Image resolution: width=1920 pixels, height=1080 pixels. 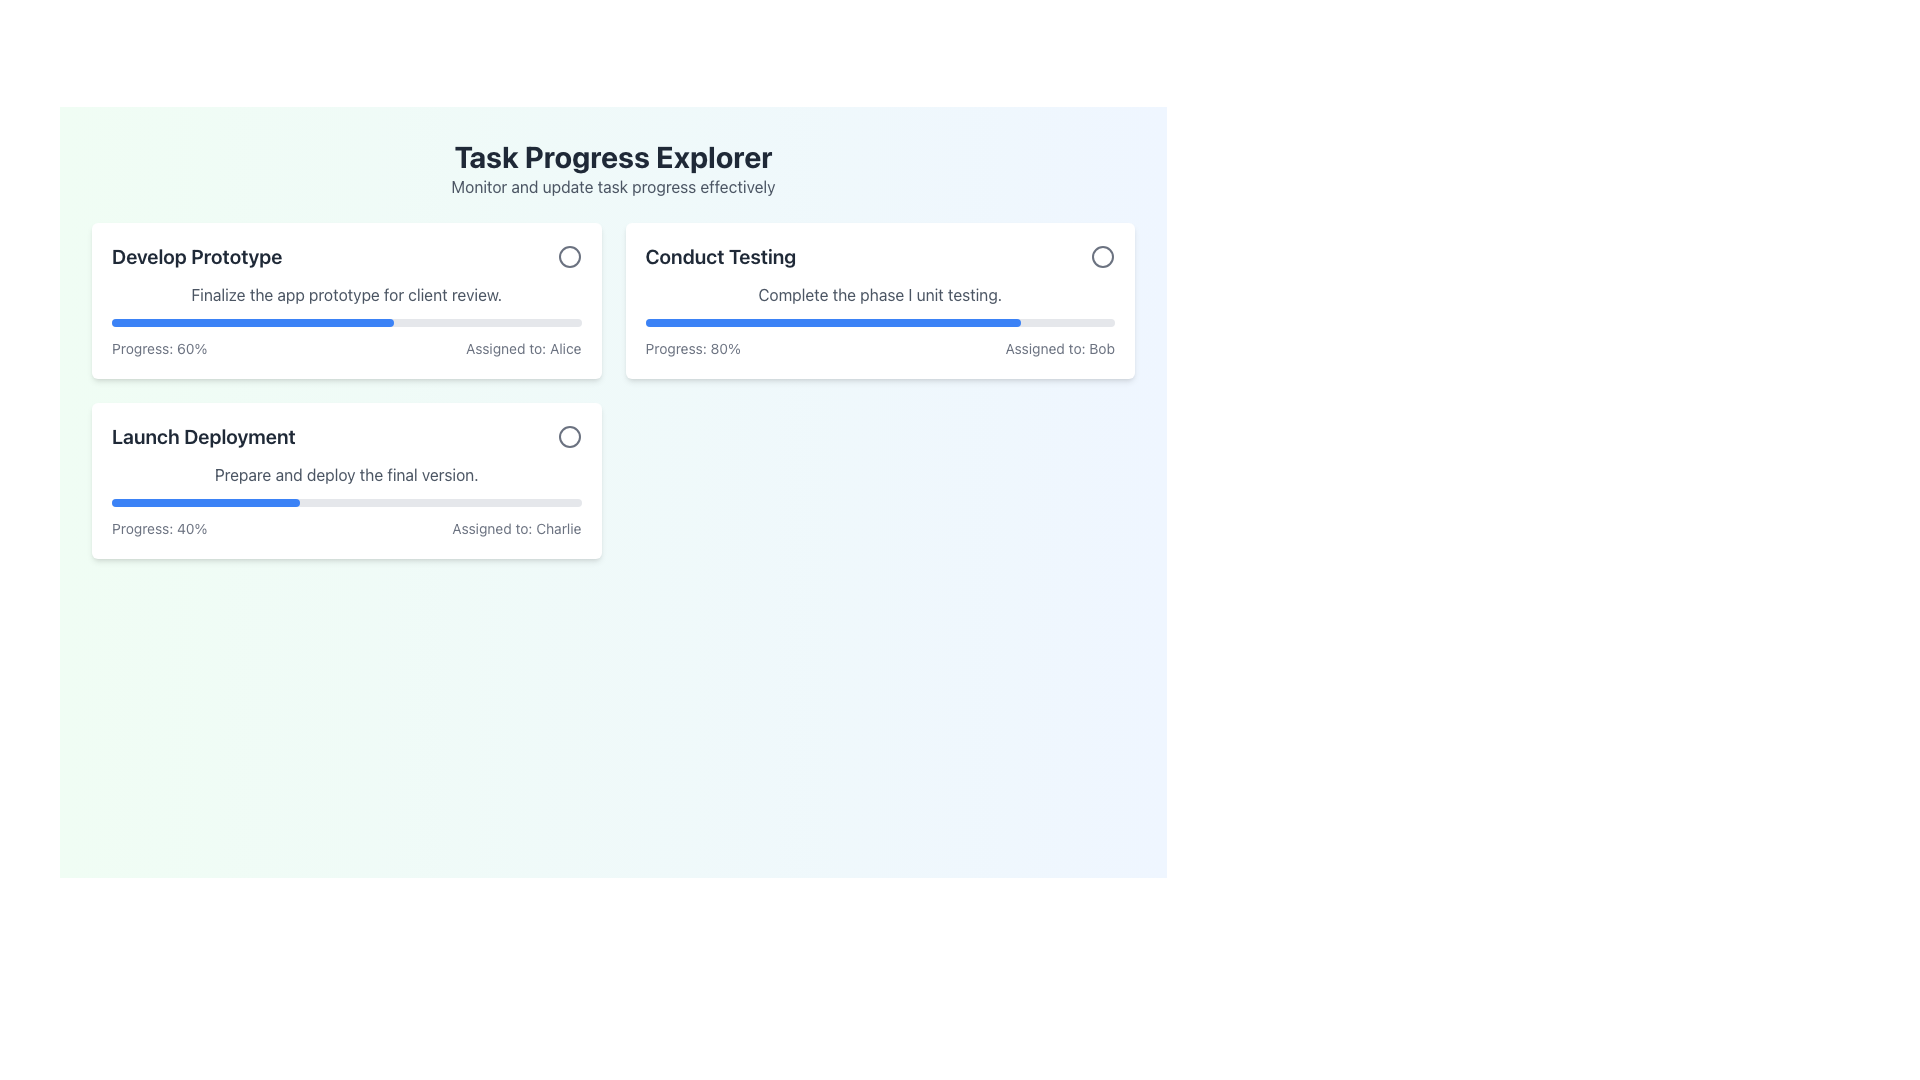 I want to click on the gray-stroked circular outline icon in the top-right corner of the 'Conduct Testing' task card, so click(x=1102, y=256).